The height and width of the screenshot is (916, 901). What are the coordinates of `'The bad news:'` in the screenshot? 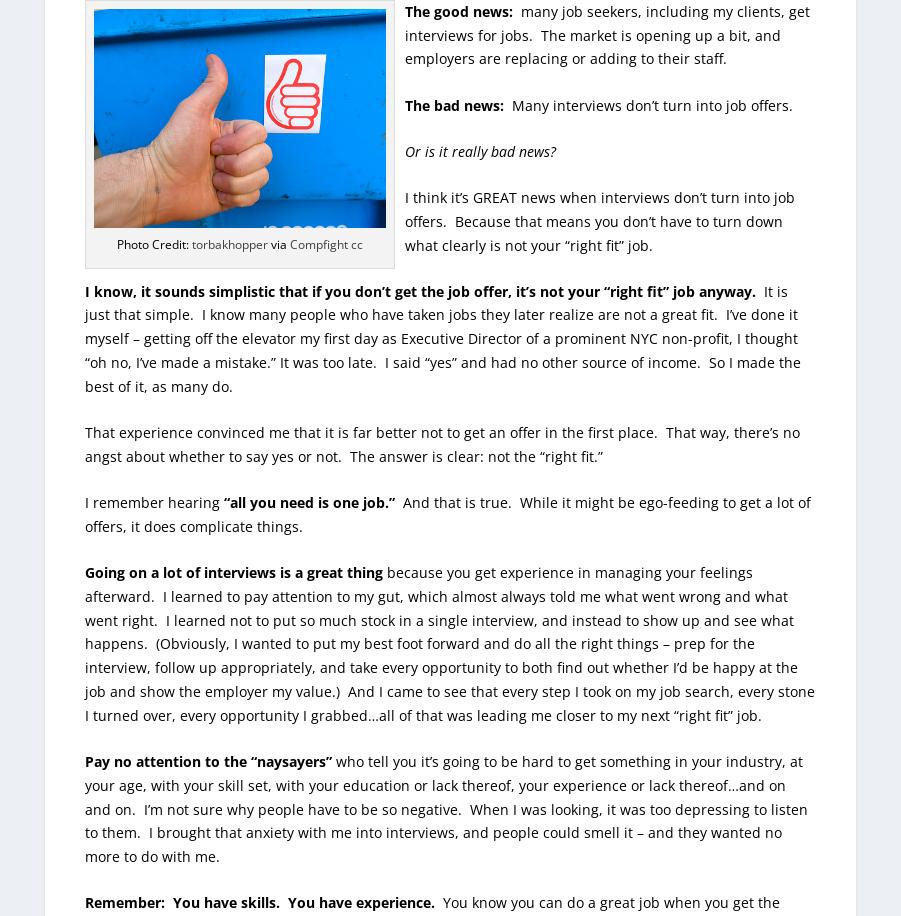 It's located at (454, 103).